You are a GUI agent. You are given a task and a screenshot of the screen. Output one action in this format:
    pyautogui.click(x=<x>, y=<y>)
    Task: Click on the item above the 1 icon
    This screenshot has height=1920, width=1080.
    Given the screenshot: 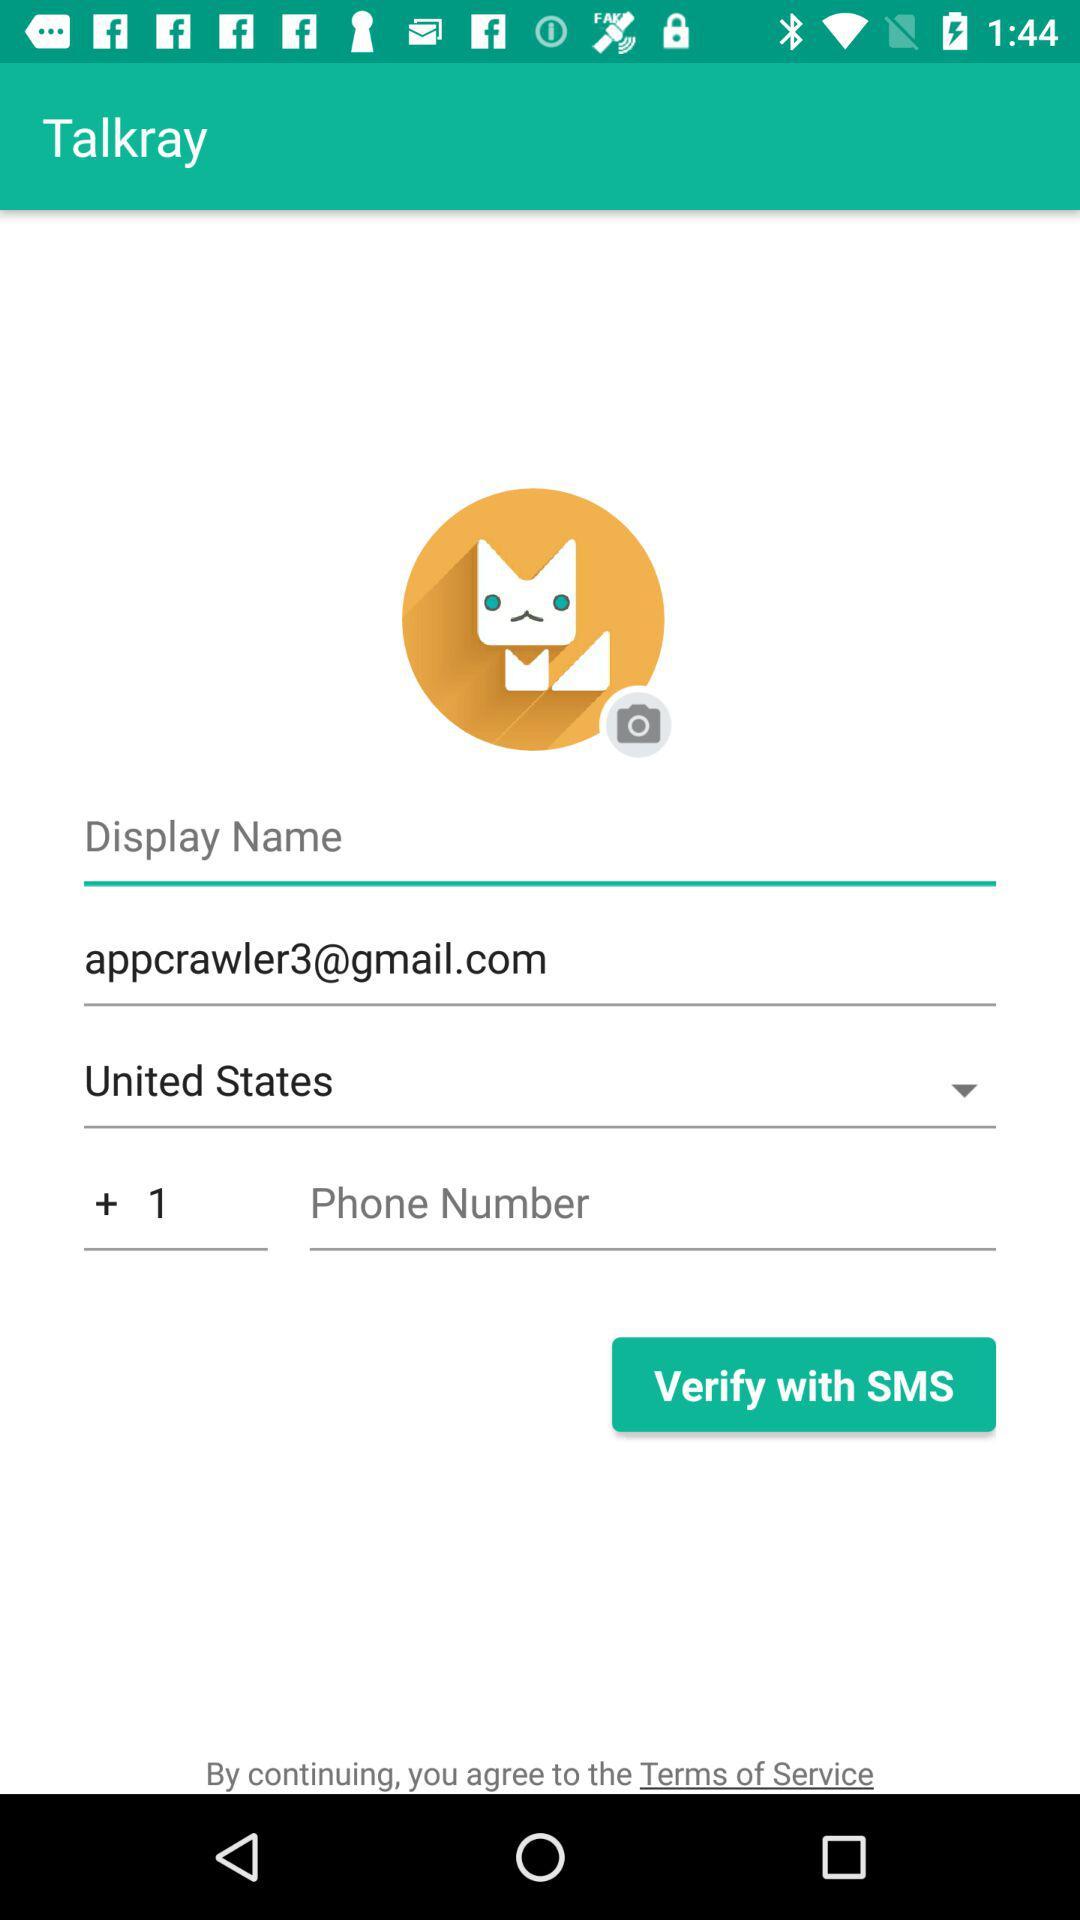 What is the action you would take?
    pyautogui.click(x=540, y=1089)
    